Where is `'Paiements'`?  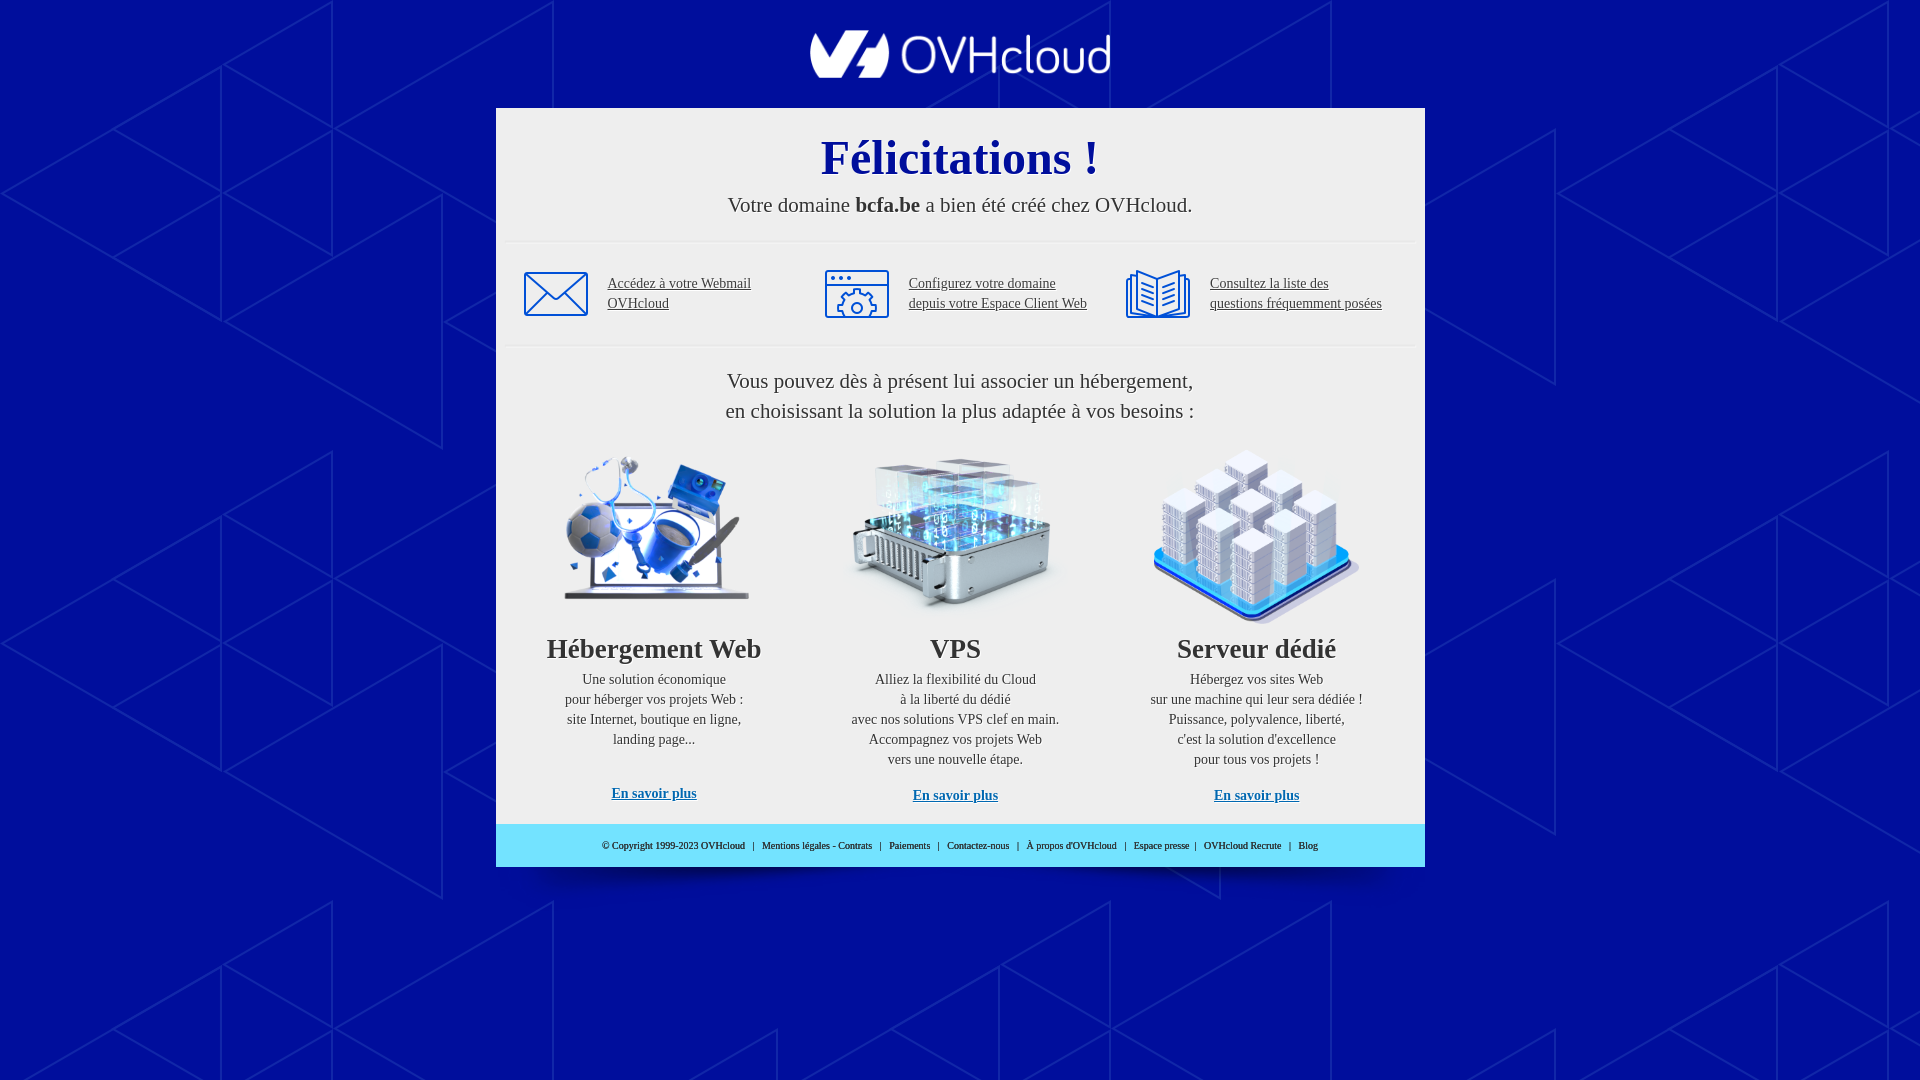 'Paiements' is located at coordinates (908, 845).